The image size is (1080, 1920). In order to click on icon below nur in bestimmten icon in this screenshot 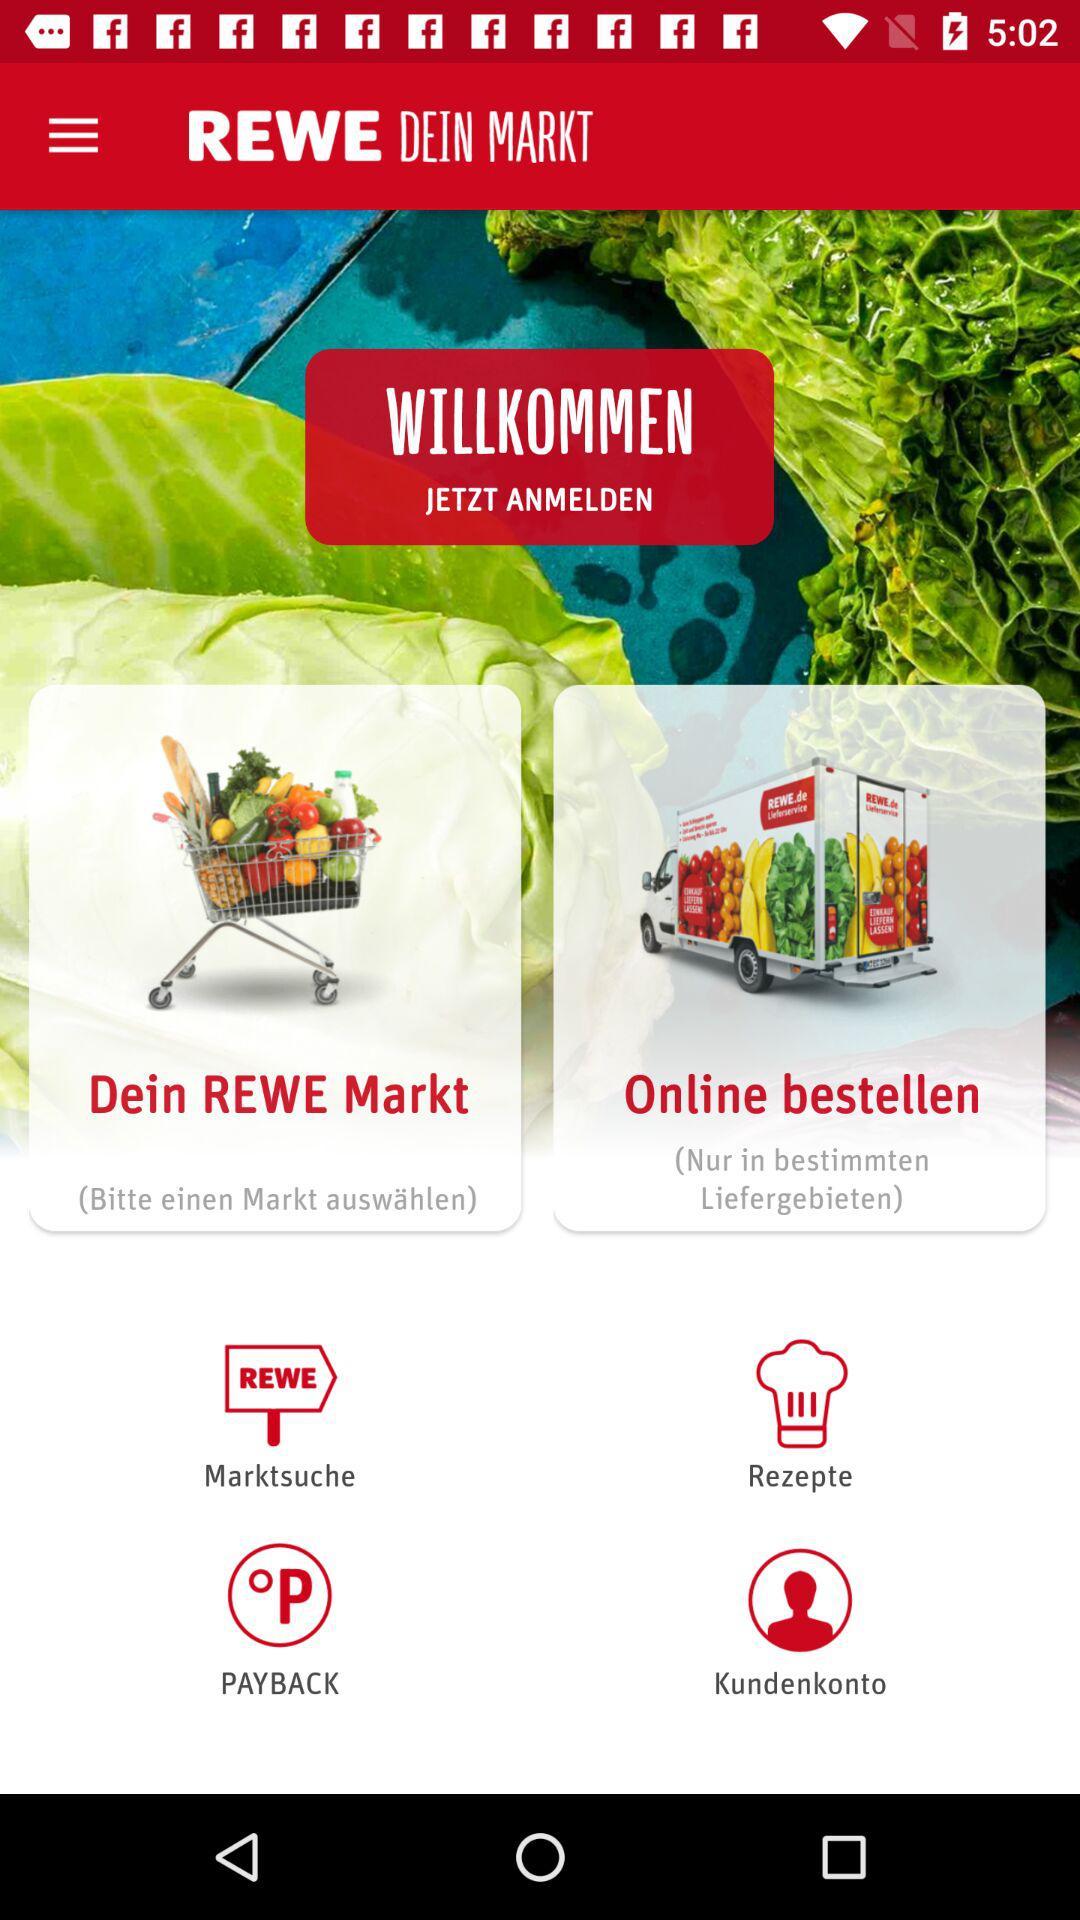, I will do `click(799, 1411)`.